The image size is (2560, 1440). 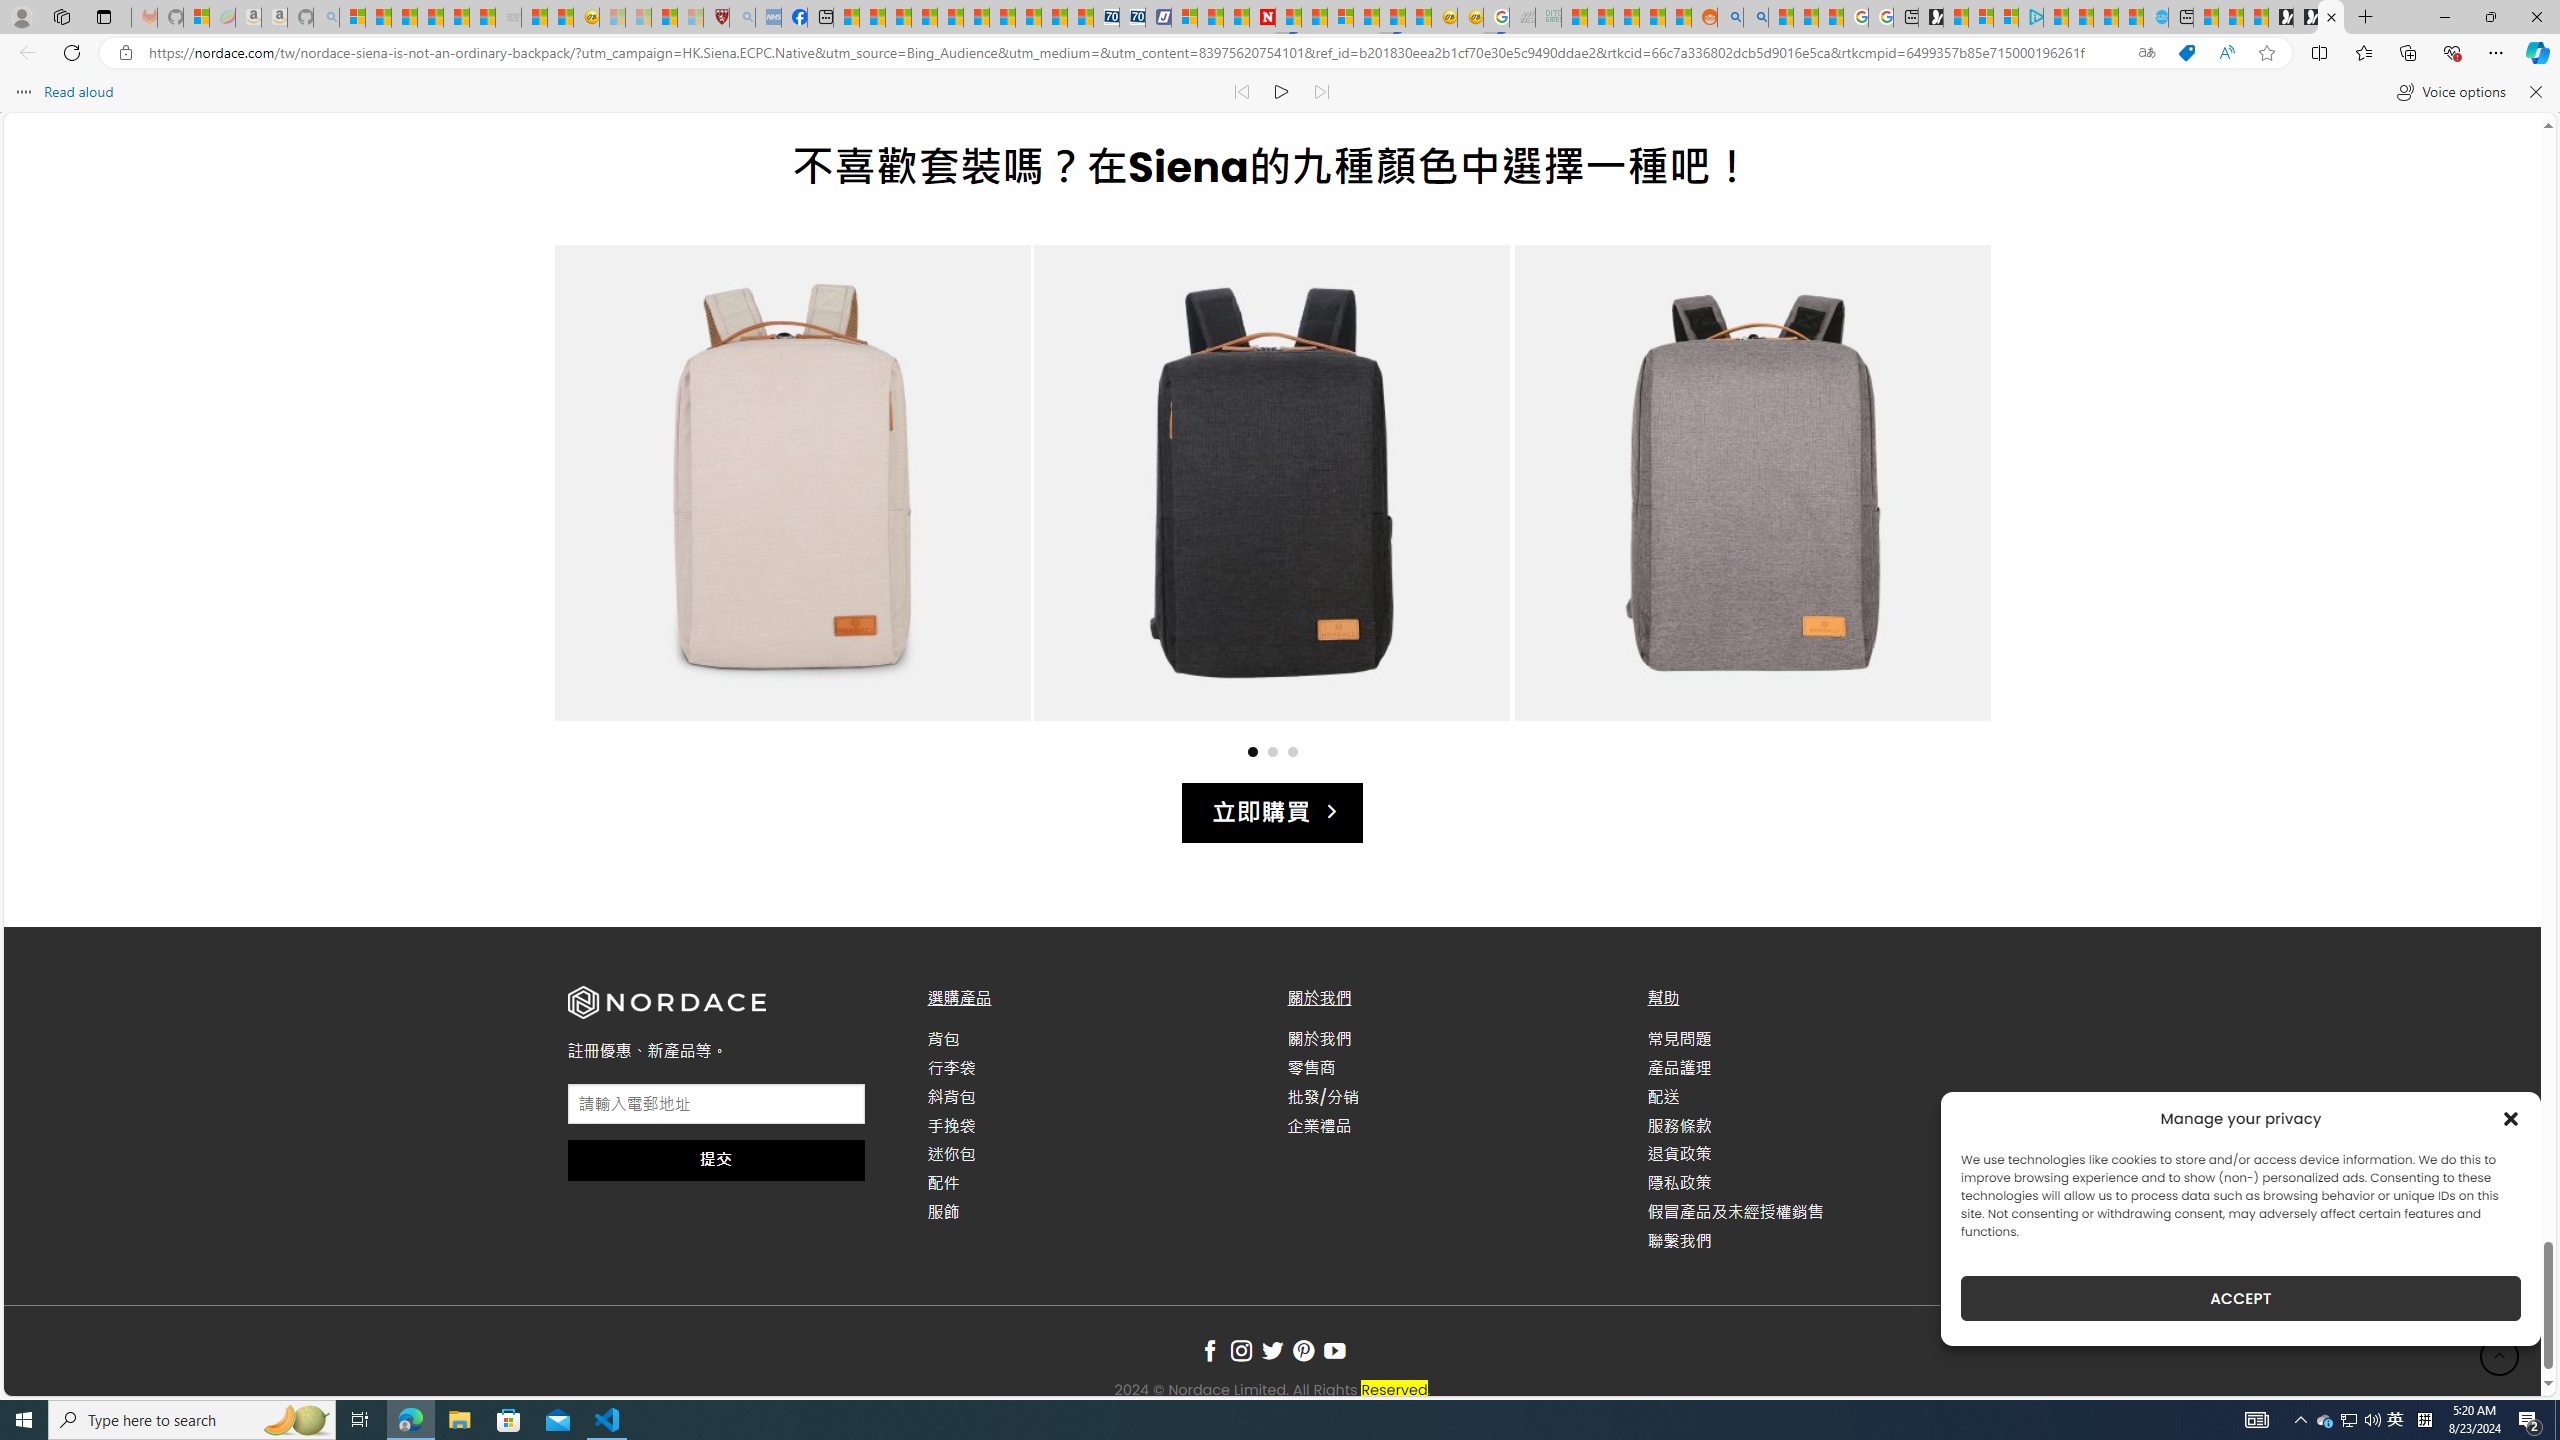 I want to click on 'This site has coupons! Shopping in Microsoft Edge', so click(x=2185, y=53).